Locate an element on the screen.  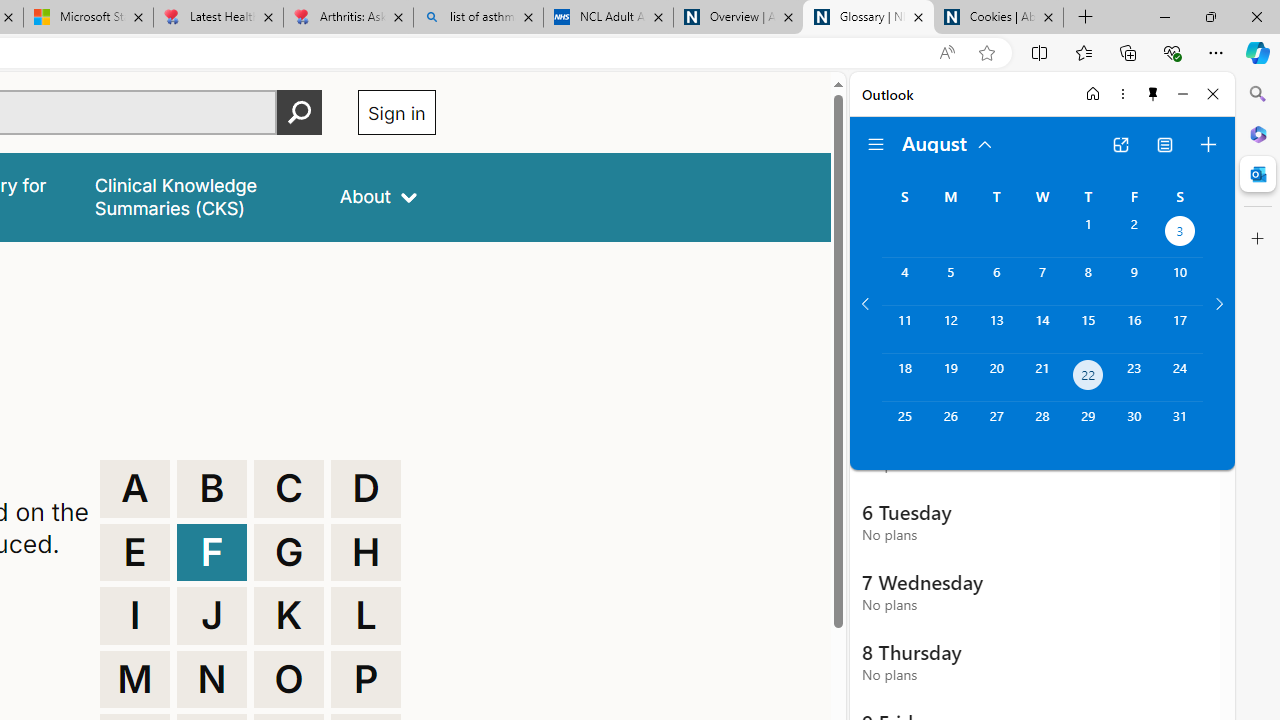
'N' is located at coordinates (212, 678).